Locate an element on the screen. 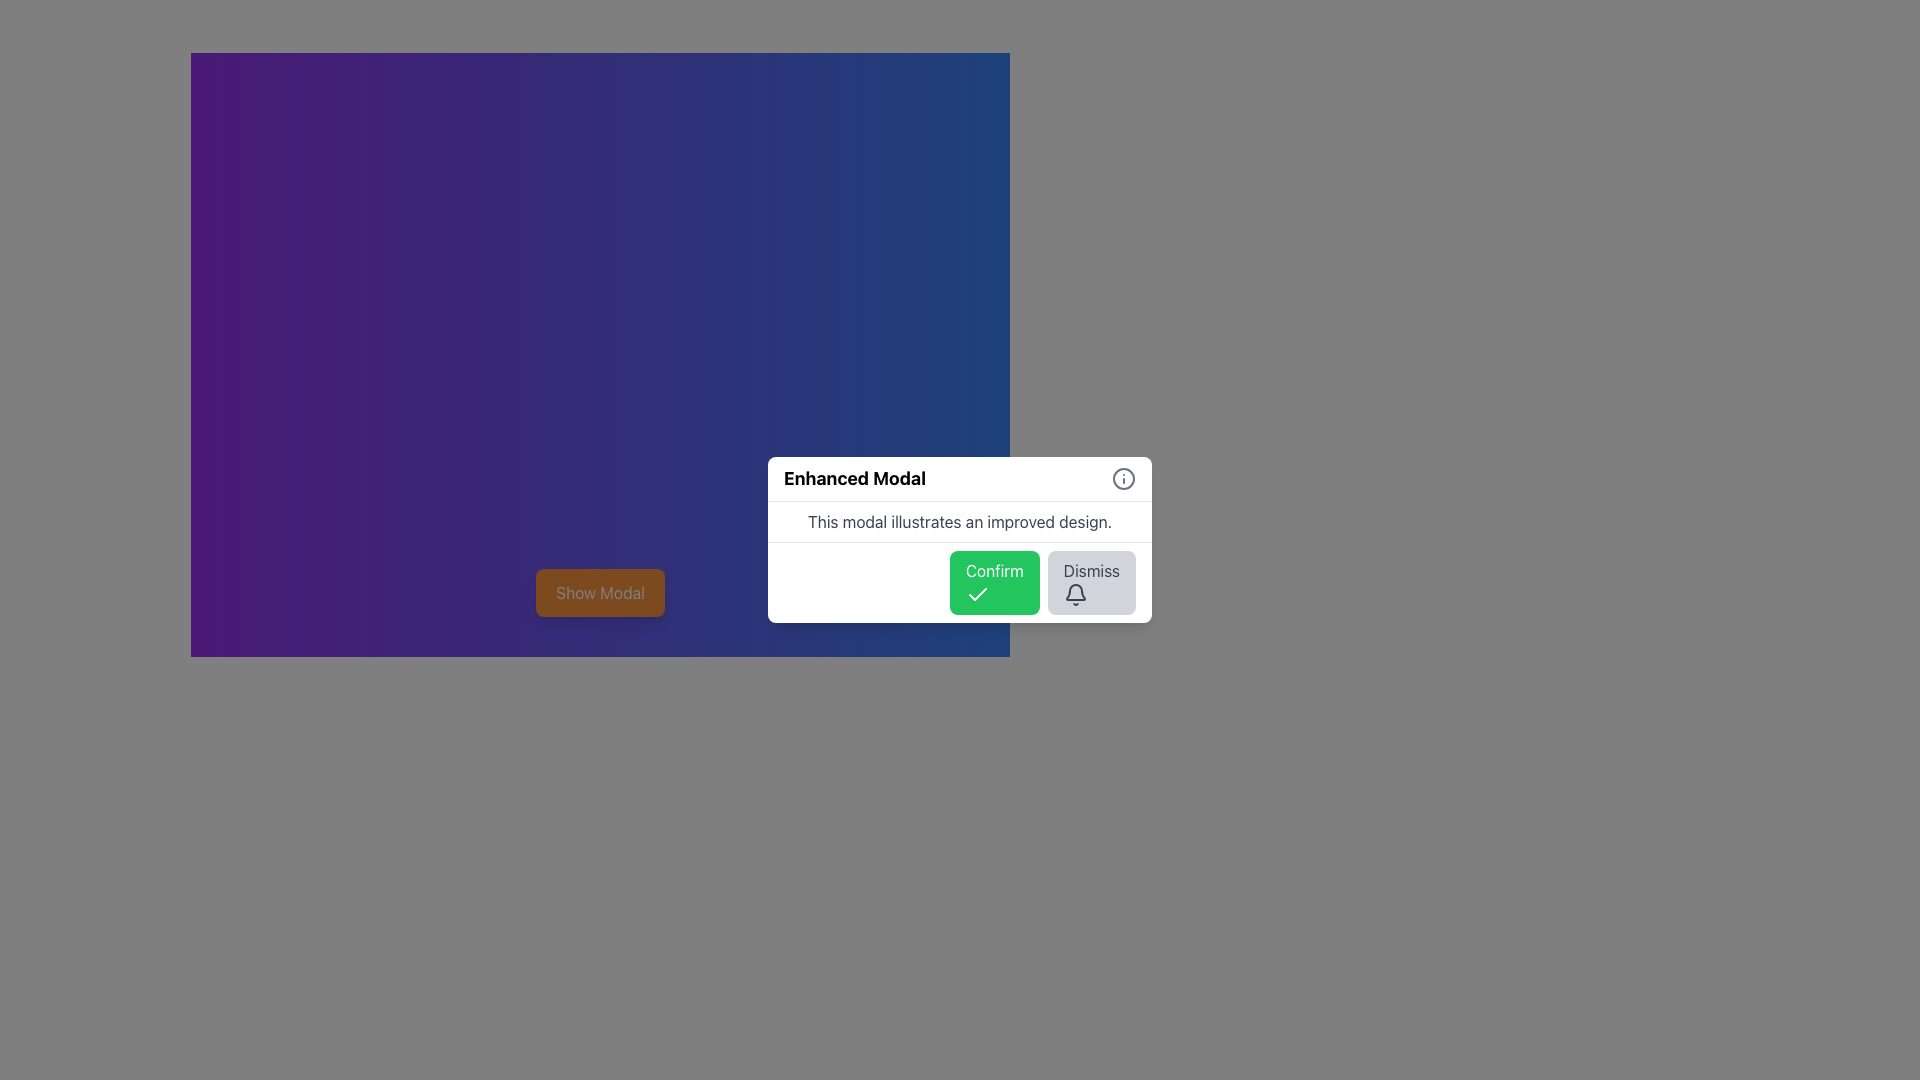  the SVG Circle that represents 'info' or 'details' within the modal dialog titled 'Enhanced Modal', located at the top-right corner is located at coordinates (1123, 478).